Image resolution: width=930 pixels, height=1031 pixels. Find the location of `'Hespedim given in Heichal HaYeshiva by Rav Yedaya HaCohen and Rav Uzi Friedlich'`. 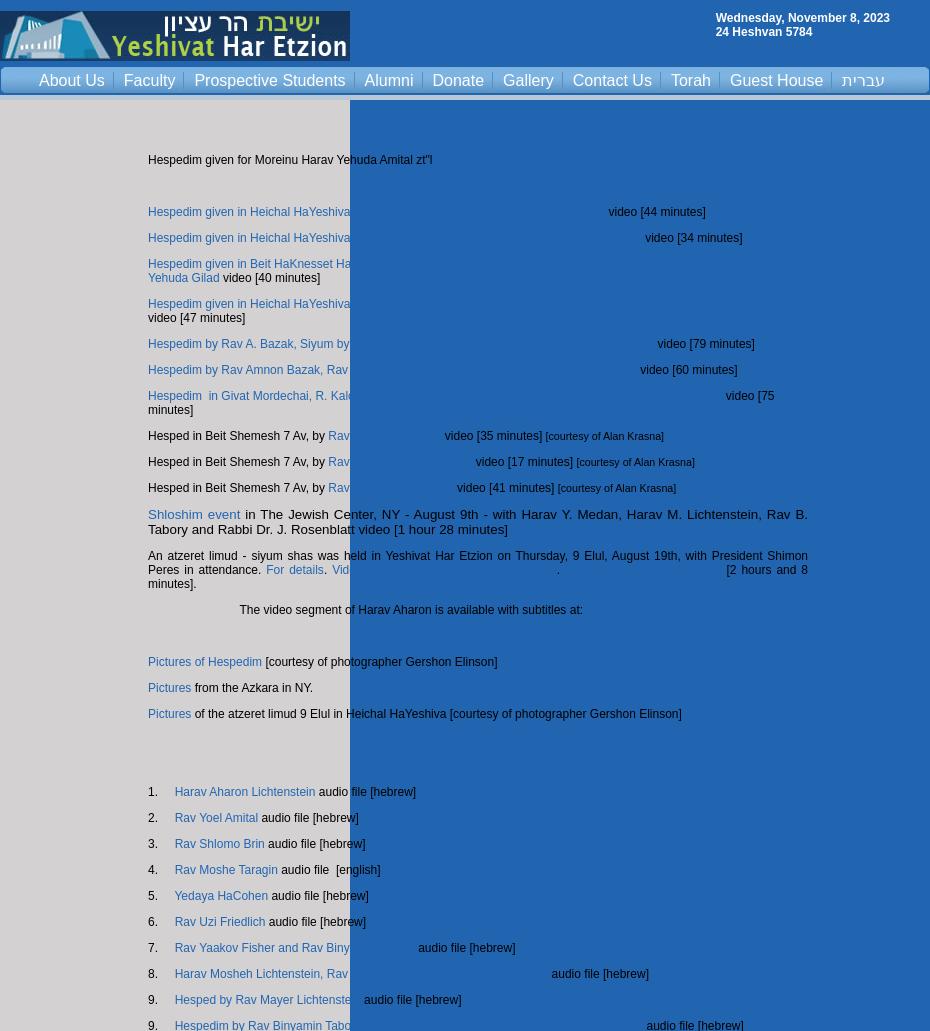

'Hespedim given in Heichal HaYeshiva by Rav Yedaya HaCohen and Rav Uzi Friedlich' is located at coordinates (375, 211).